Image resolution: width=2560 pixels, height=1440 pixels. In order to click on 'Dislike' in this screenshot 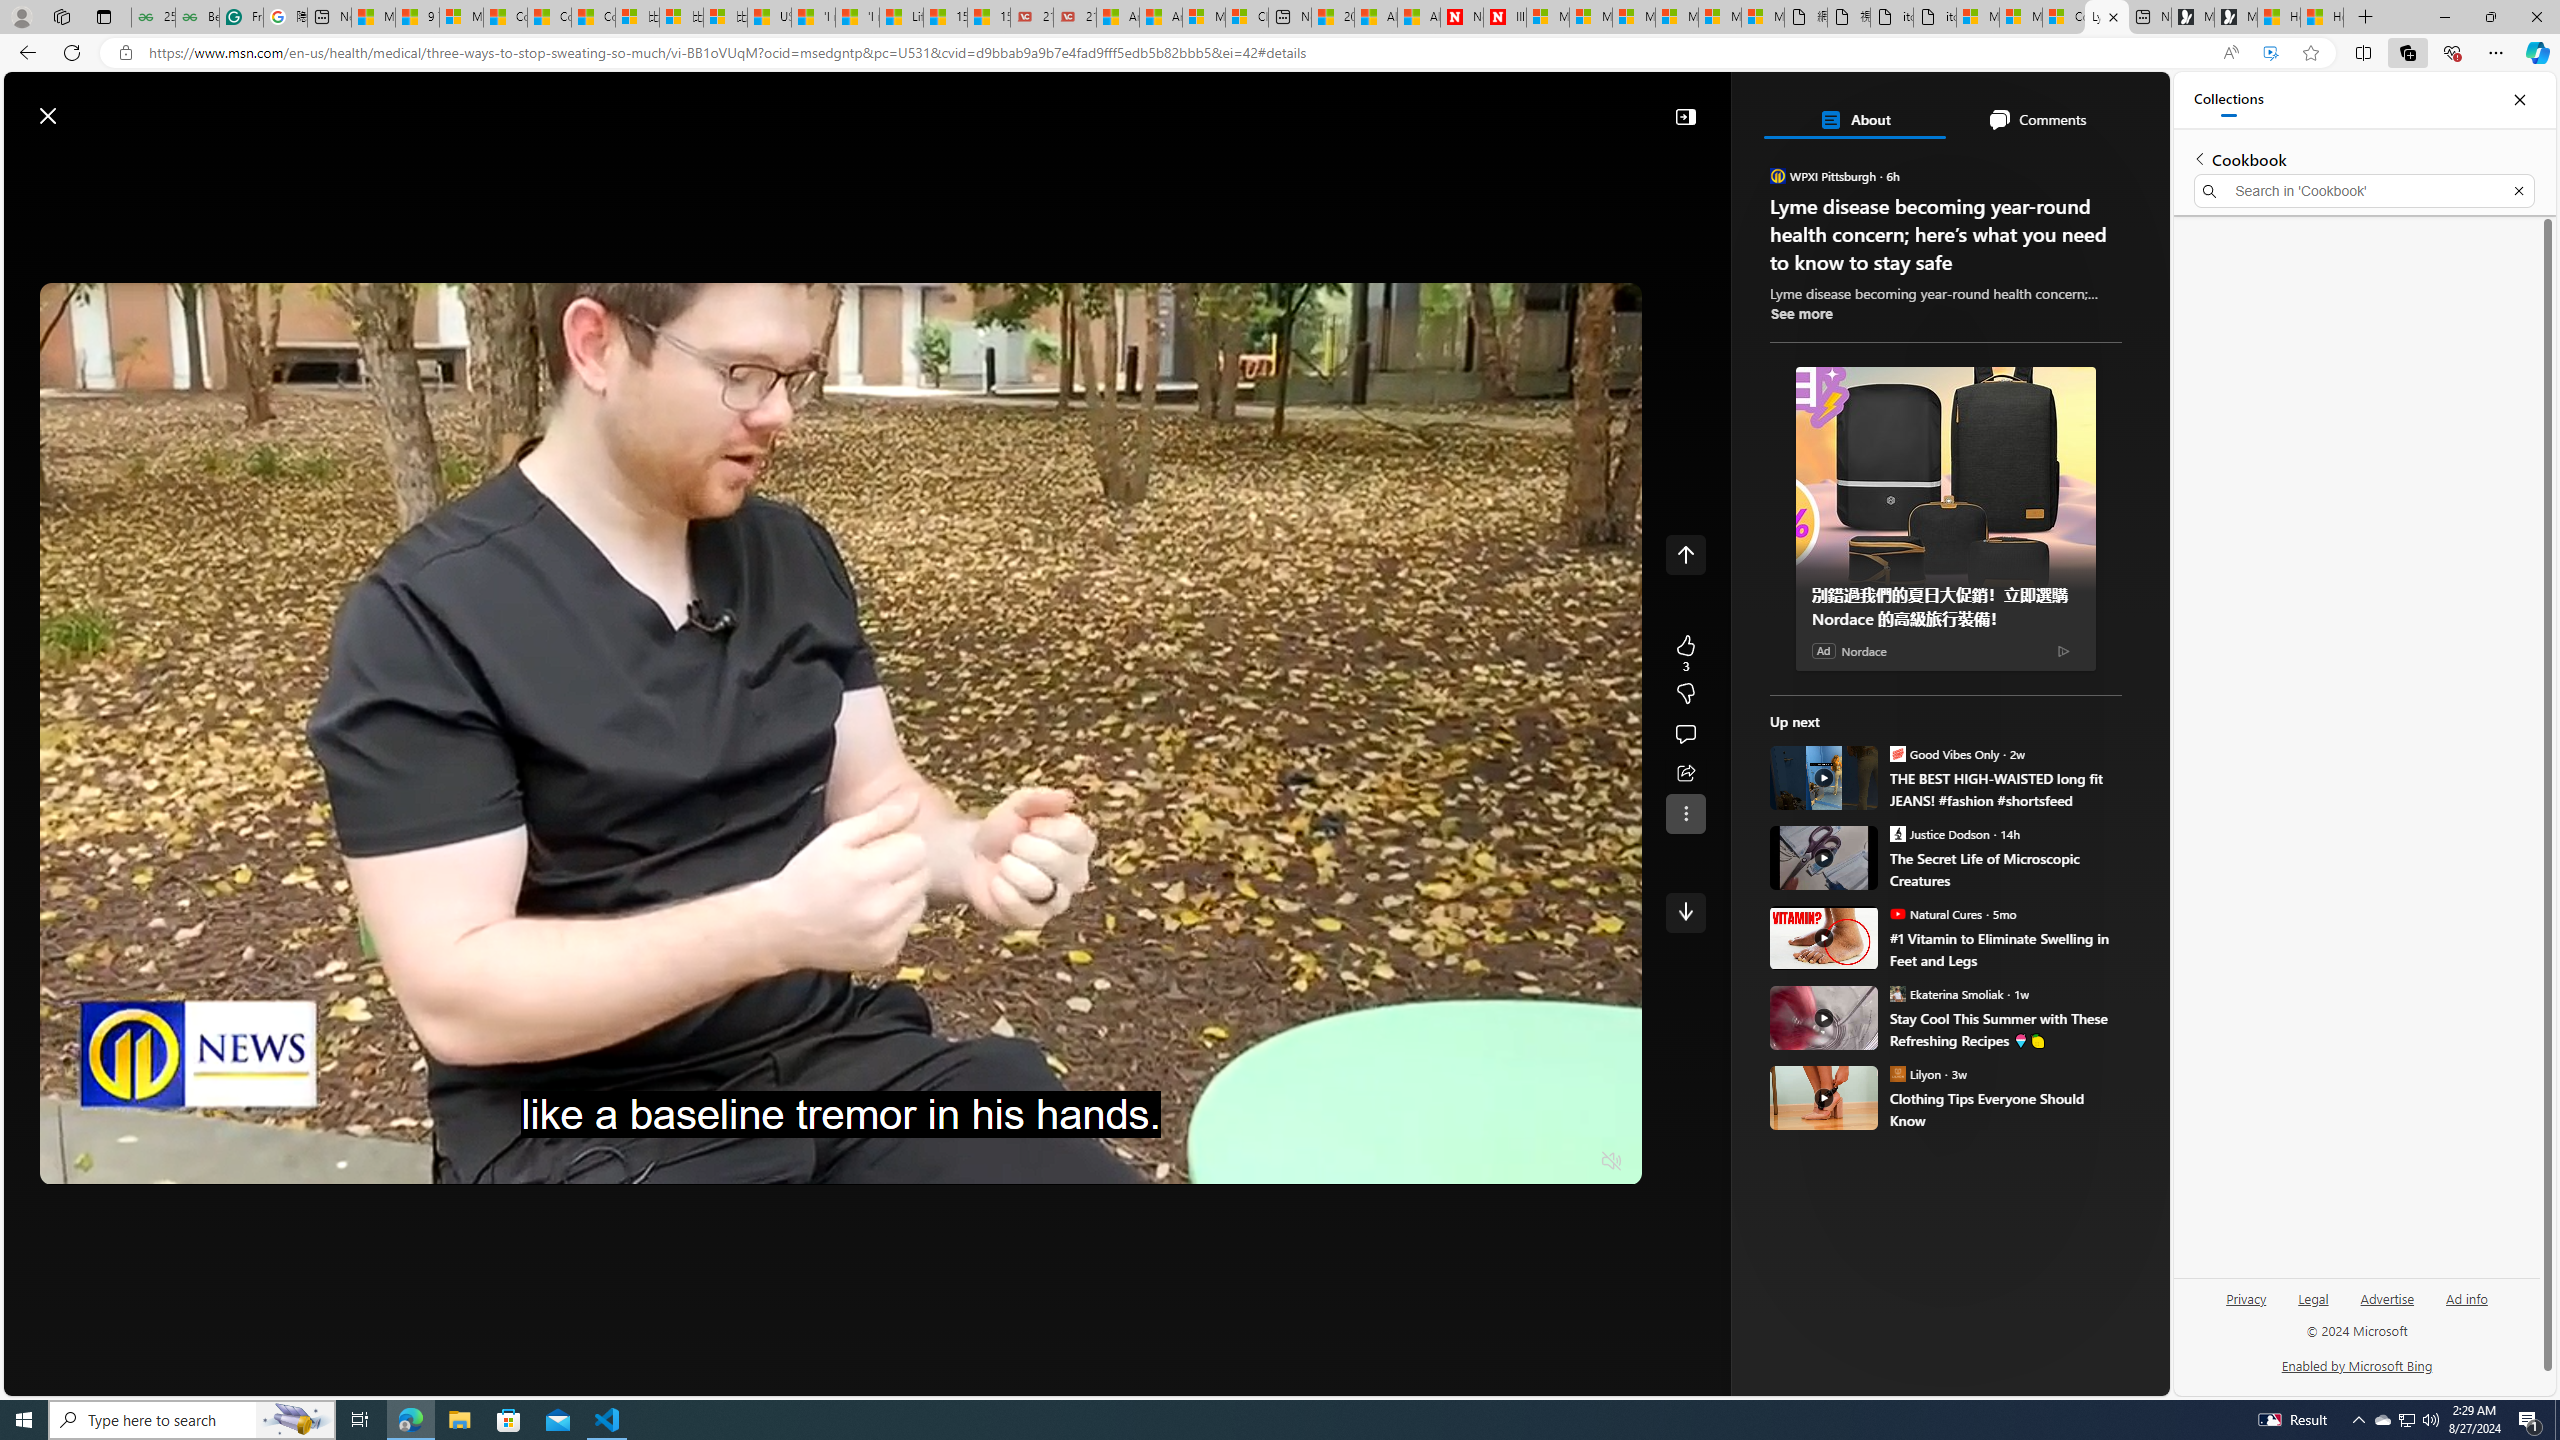, I will do `click(1684, 693)`.